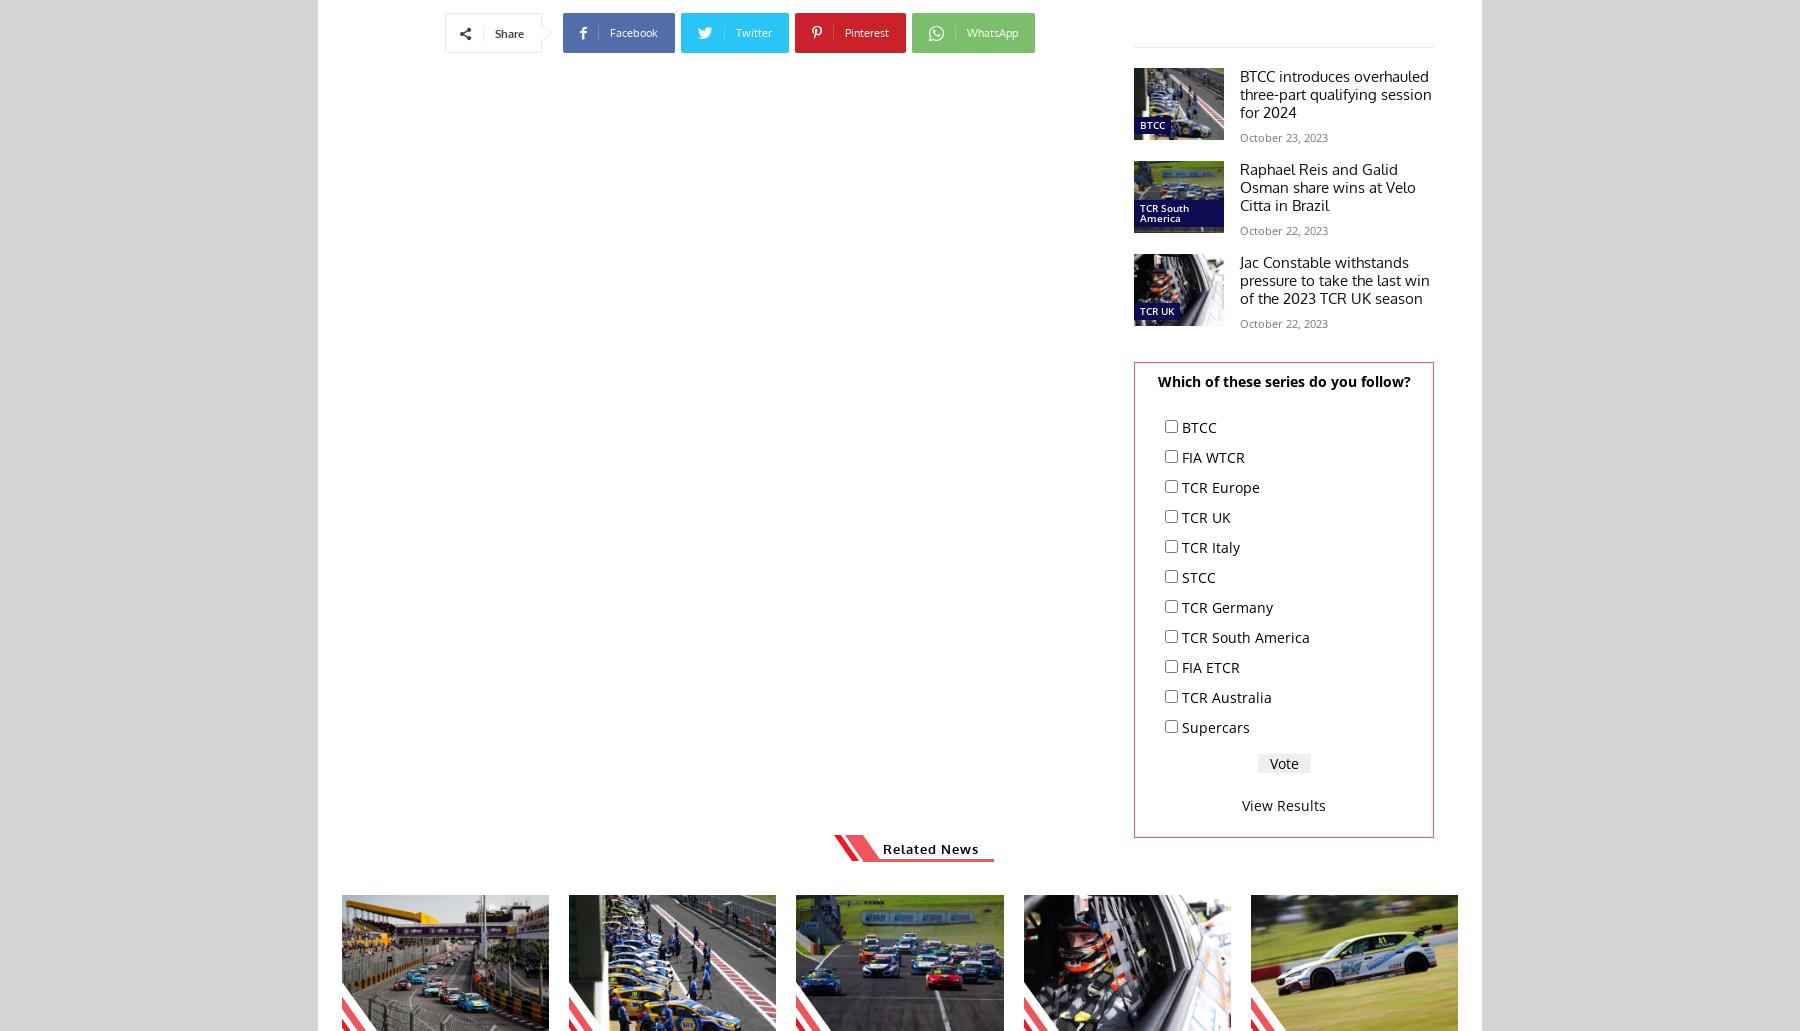  Describe the element at coordinates (753, 32) in the screenshot. I see `'Twitter'` at that location.